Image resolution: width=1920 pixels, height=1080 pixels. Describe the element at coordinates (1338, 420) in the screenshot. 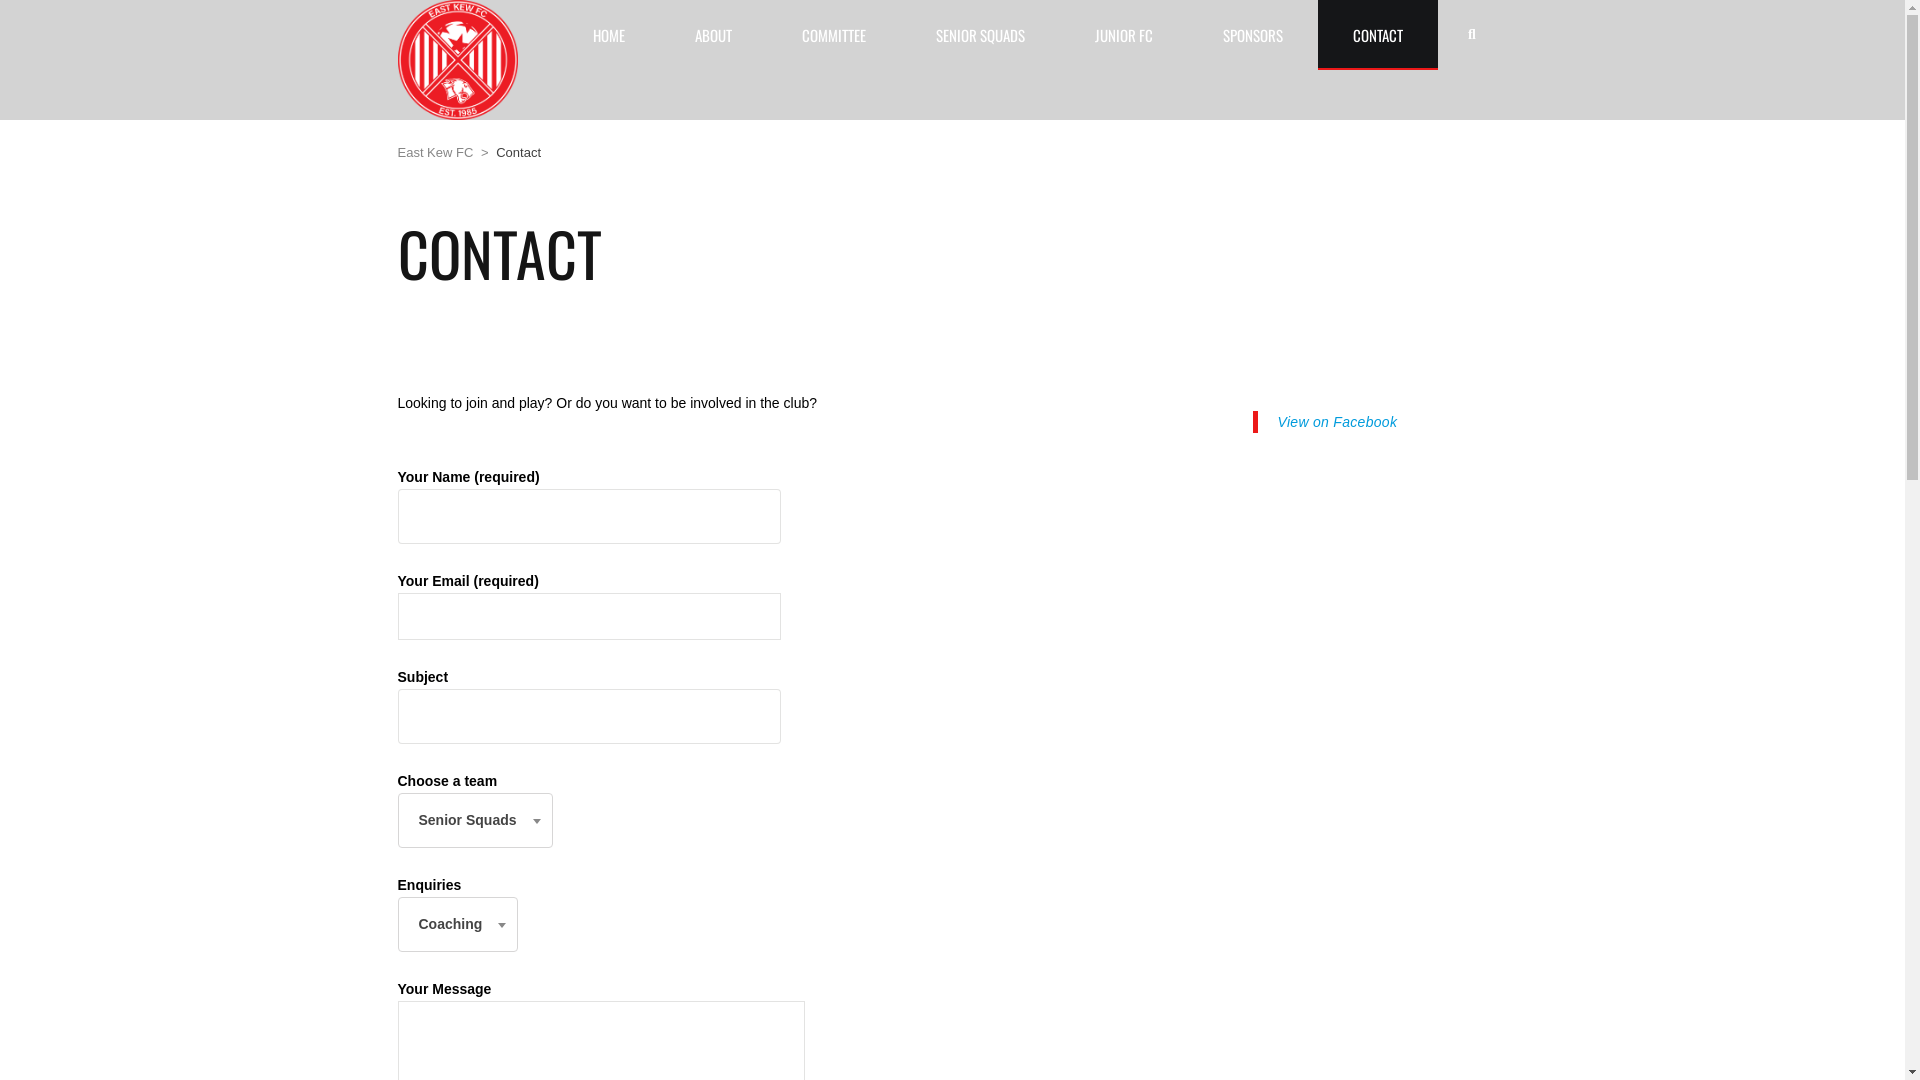

I see `'View on Facebook'` at that location.